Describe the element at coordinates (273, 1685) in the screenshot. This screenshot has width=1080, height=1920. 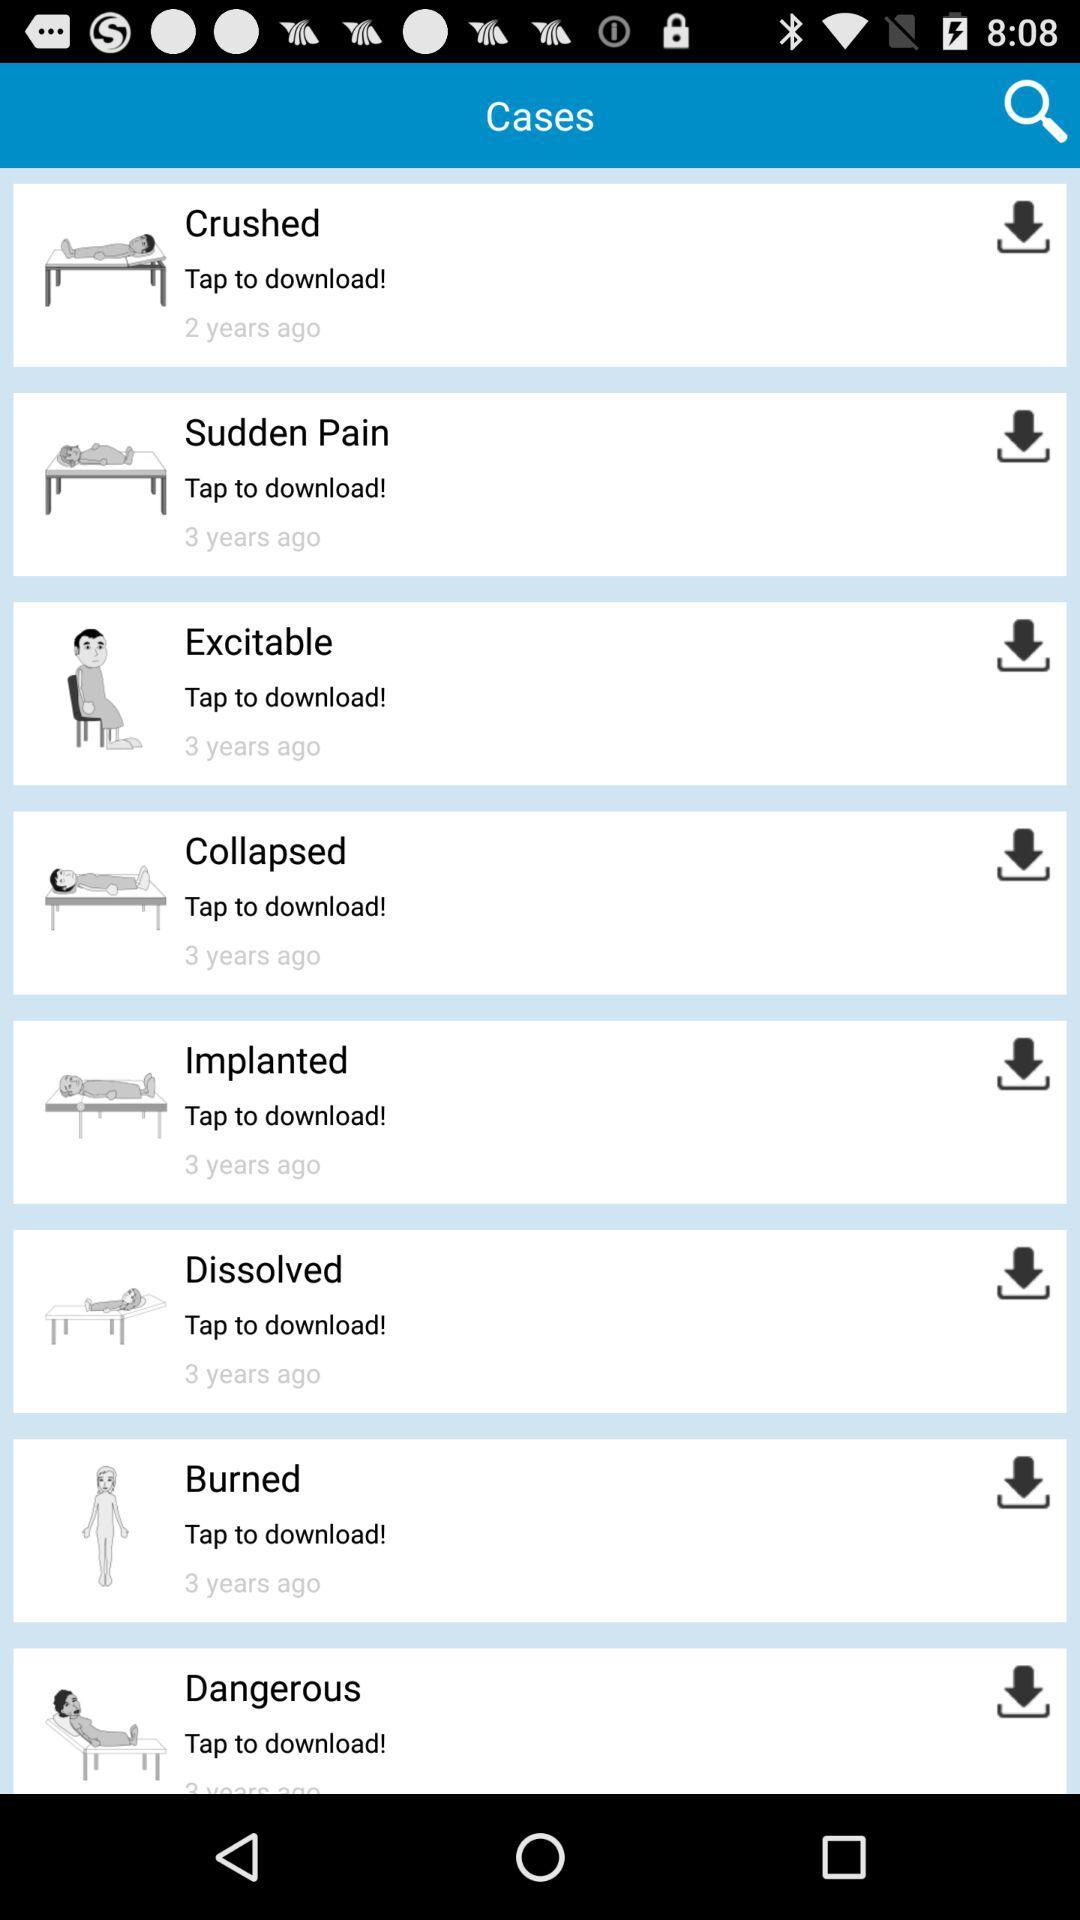
I see `dangerous icon` at that location.